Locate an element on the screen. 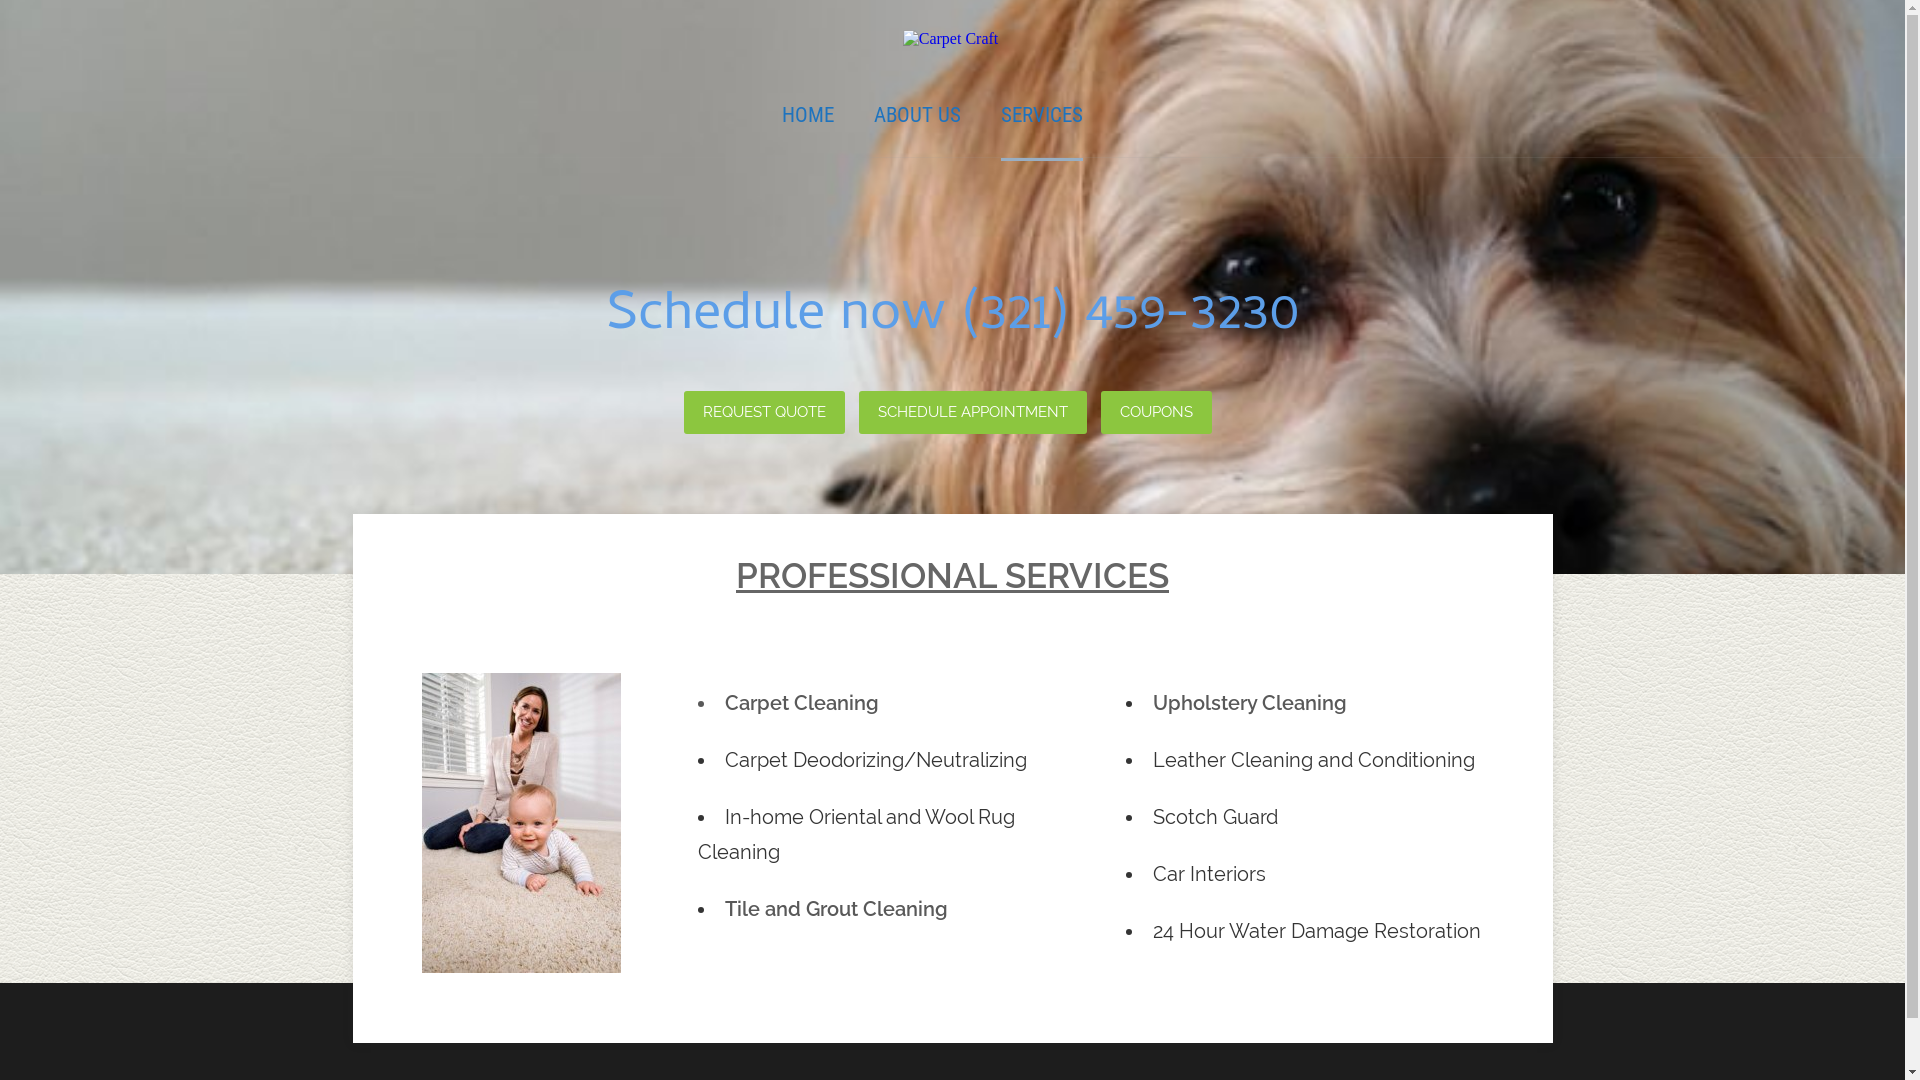  'HOME' is located at coordinates (807, 115).